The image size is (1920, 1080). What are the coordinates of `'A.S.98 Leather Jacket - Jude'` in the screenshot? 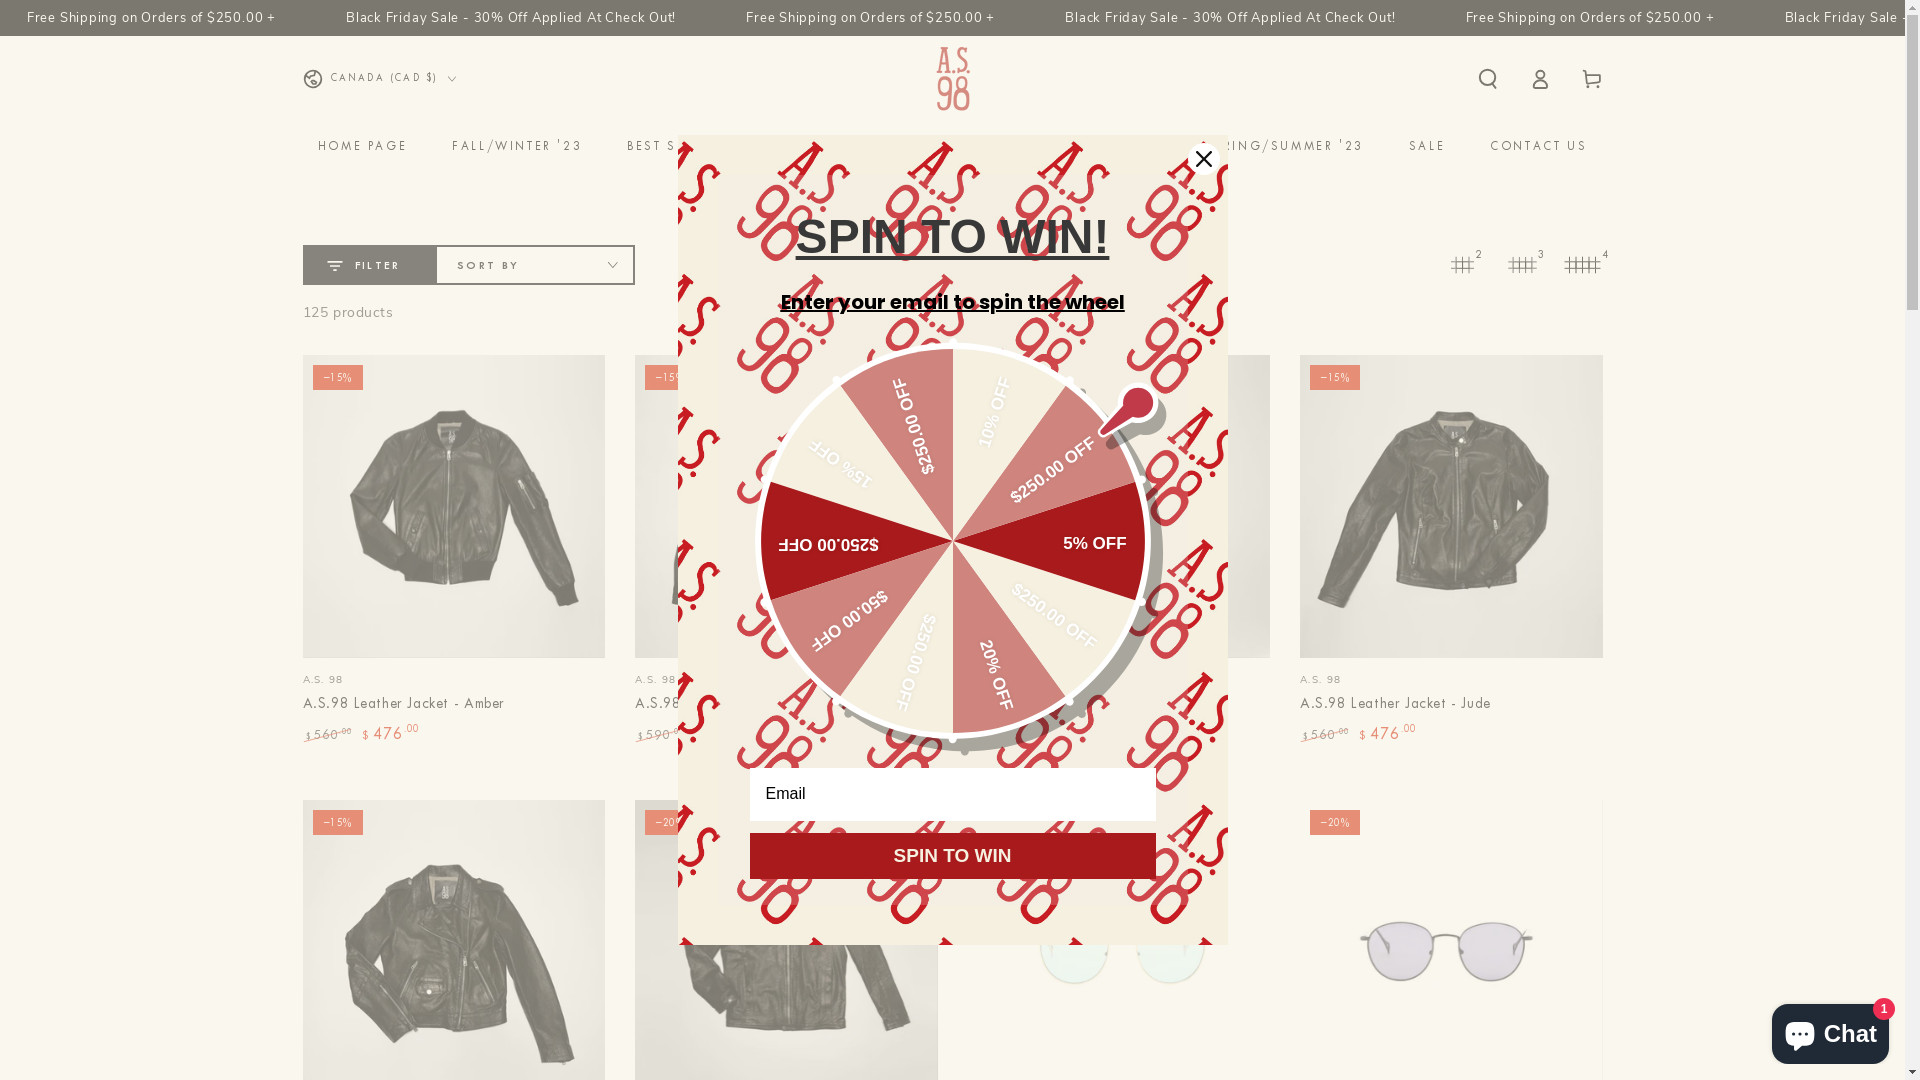 It's located at (1394, 703).